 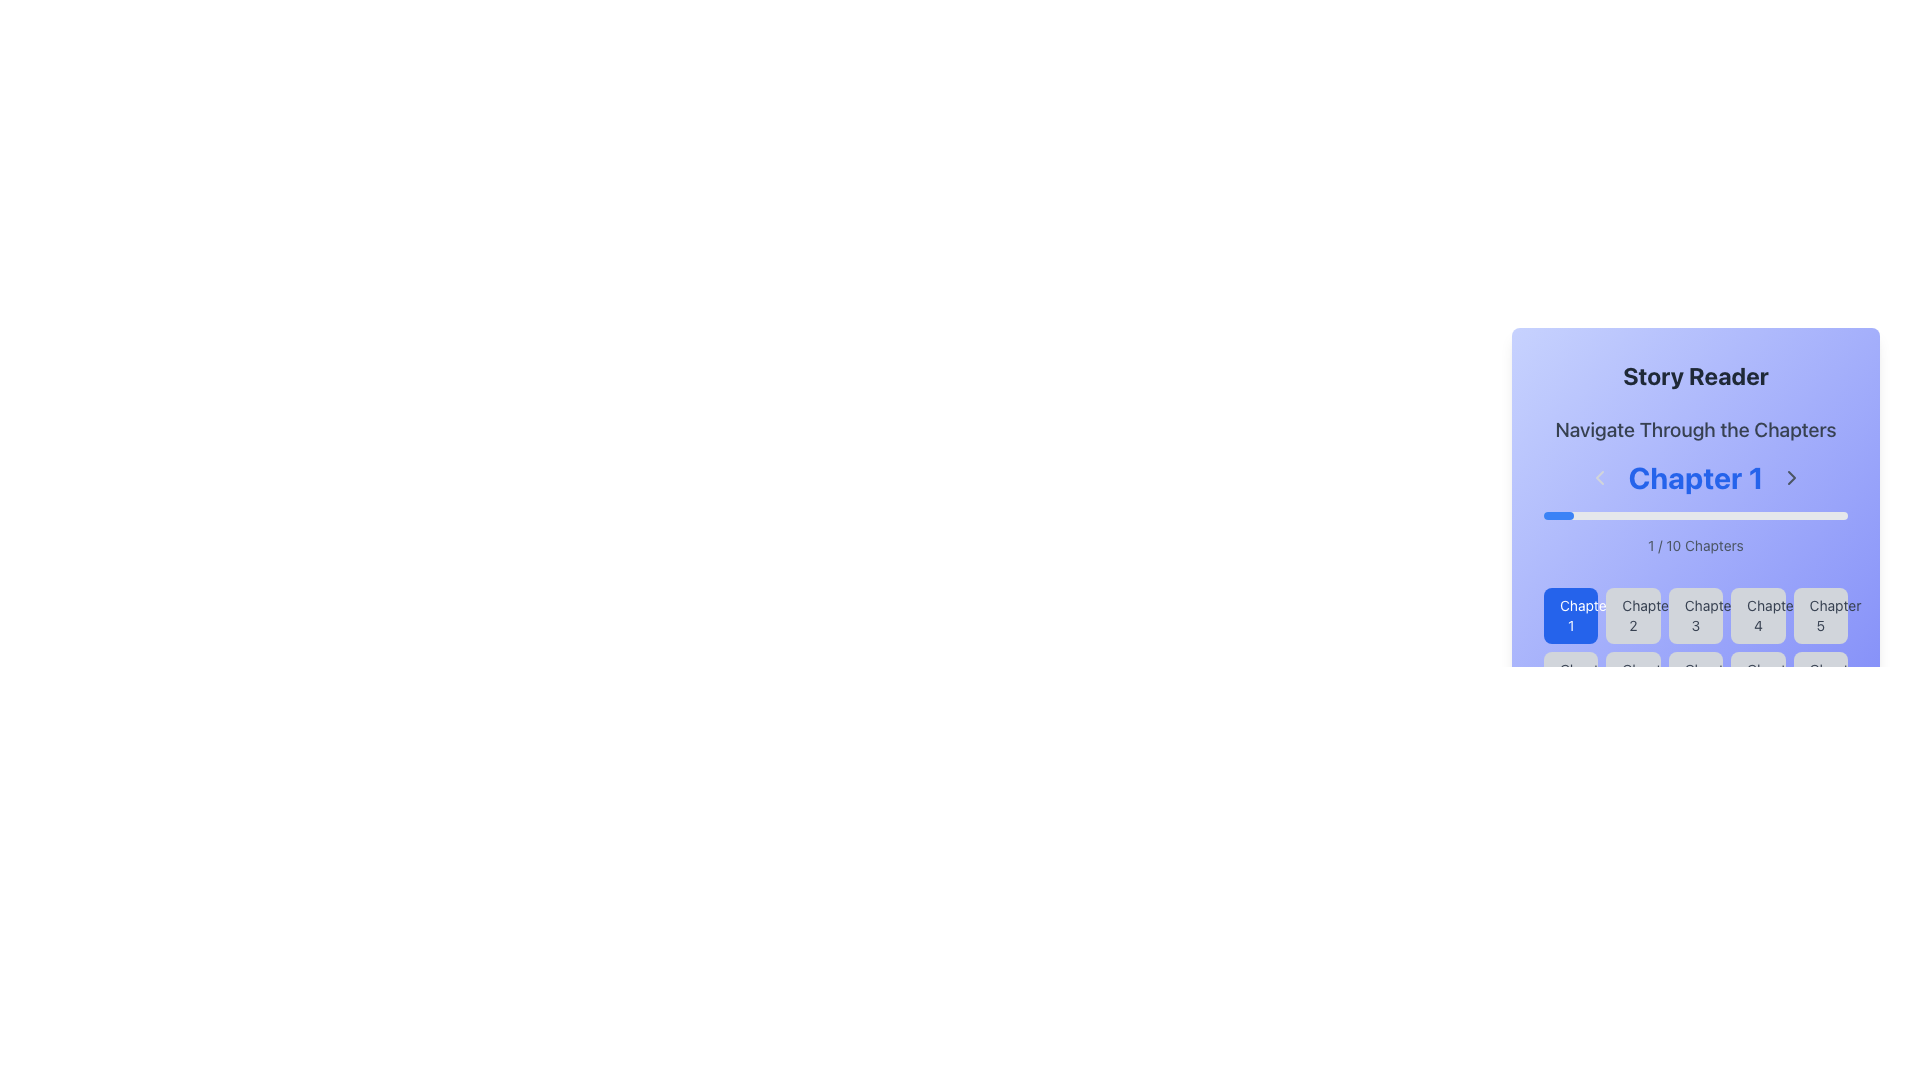 What do you see at coordinates (1694, 478) in the screenshot?
I see `text label indicating the current chapter being viewed, located at the center of the chapter navigation component` at bounding box center [1694, 478].